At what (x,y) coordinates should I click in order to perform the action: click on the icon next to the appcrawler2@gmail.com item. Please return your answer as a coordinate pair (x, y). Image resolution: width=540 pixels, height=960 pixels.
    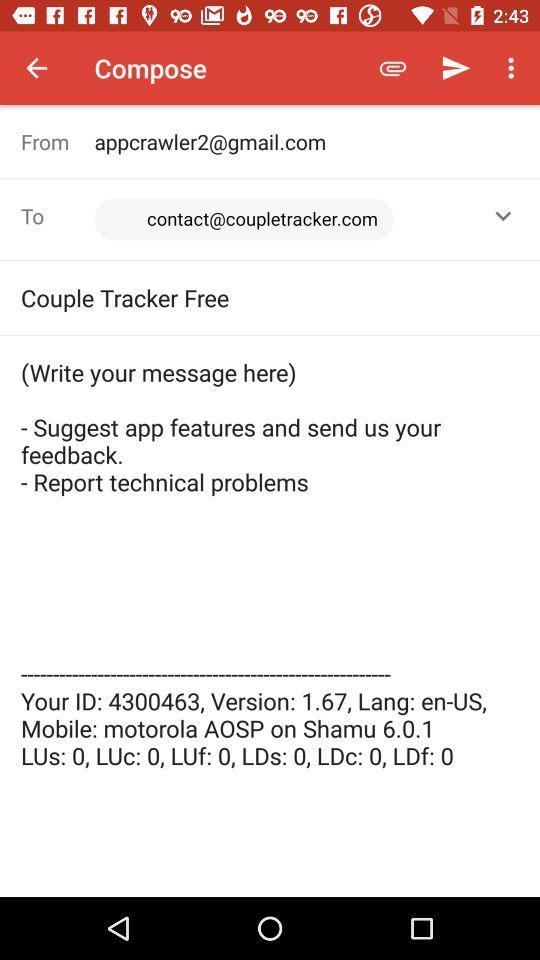
    Looking at the image, I should click on (57, 140).